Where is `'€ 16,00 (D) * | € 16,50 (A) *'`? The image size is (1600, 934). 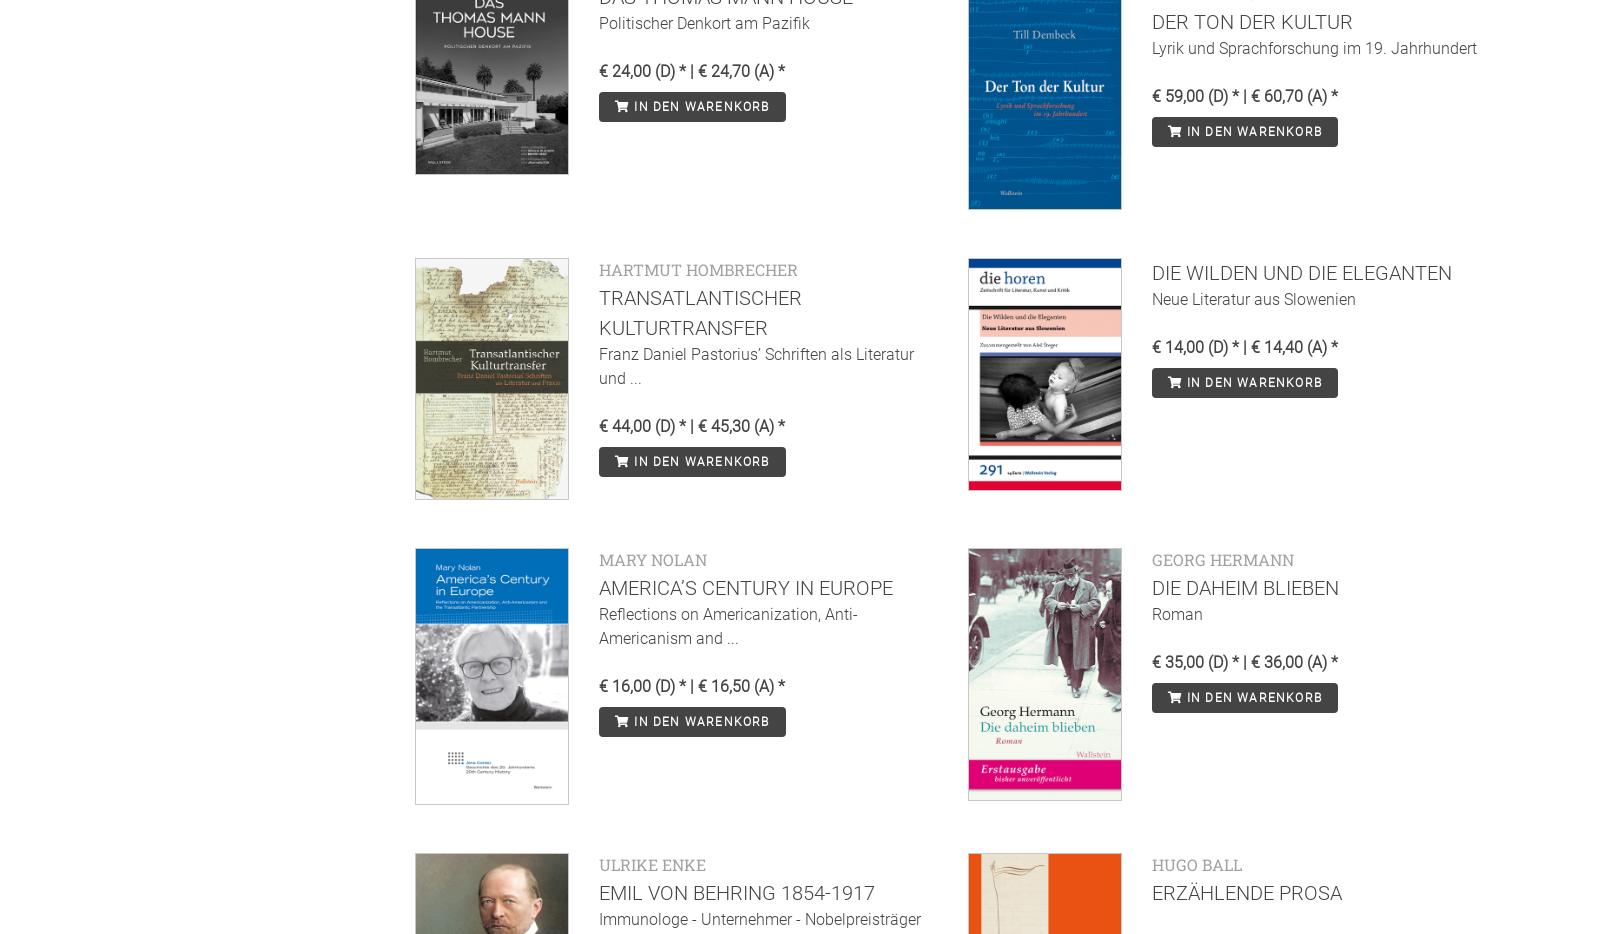 '€ 16,00 (D) * | € 16,50 (A) *' is located at coordinates (692, 684).